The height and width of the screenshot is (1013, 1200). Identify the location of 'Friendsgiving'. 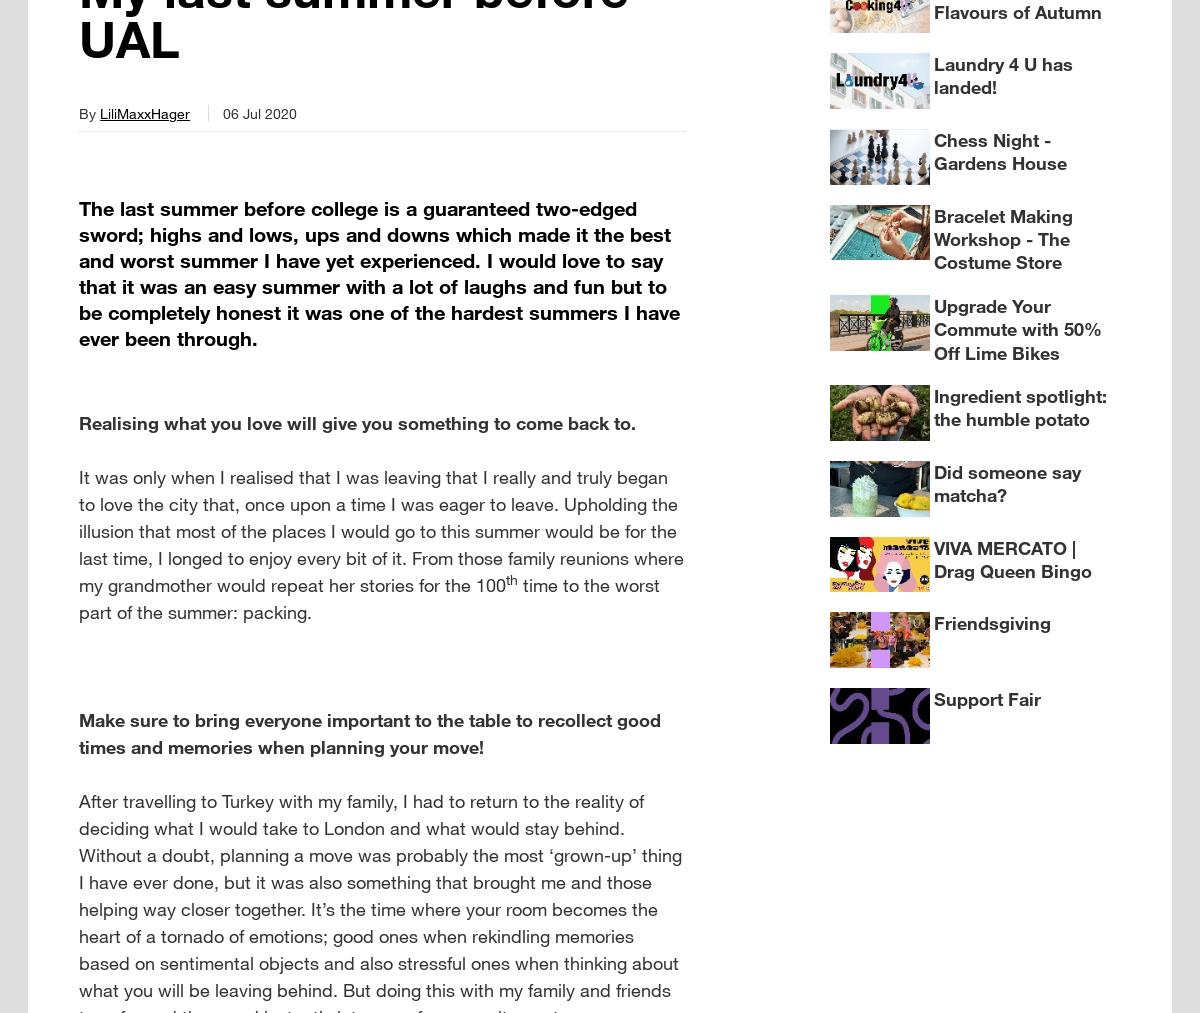
(933, 621).